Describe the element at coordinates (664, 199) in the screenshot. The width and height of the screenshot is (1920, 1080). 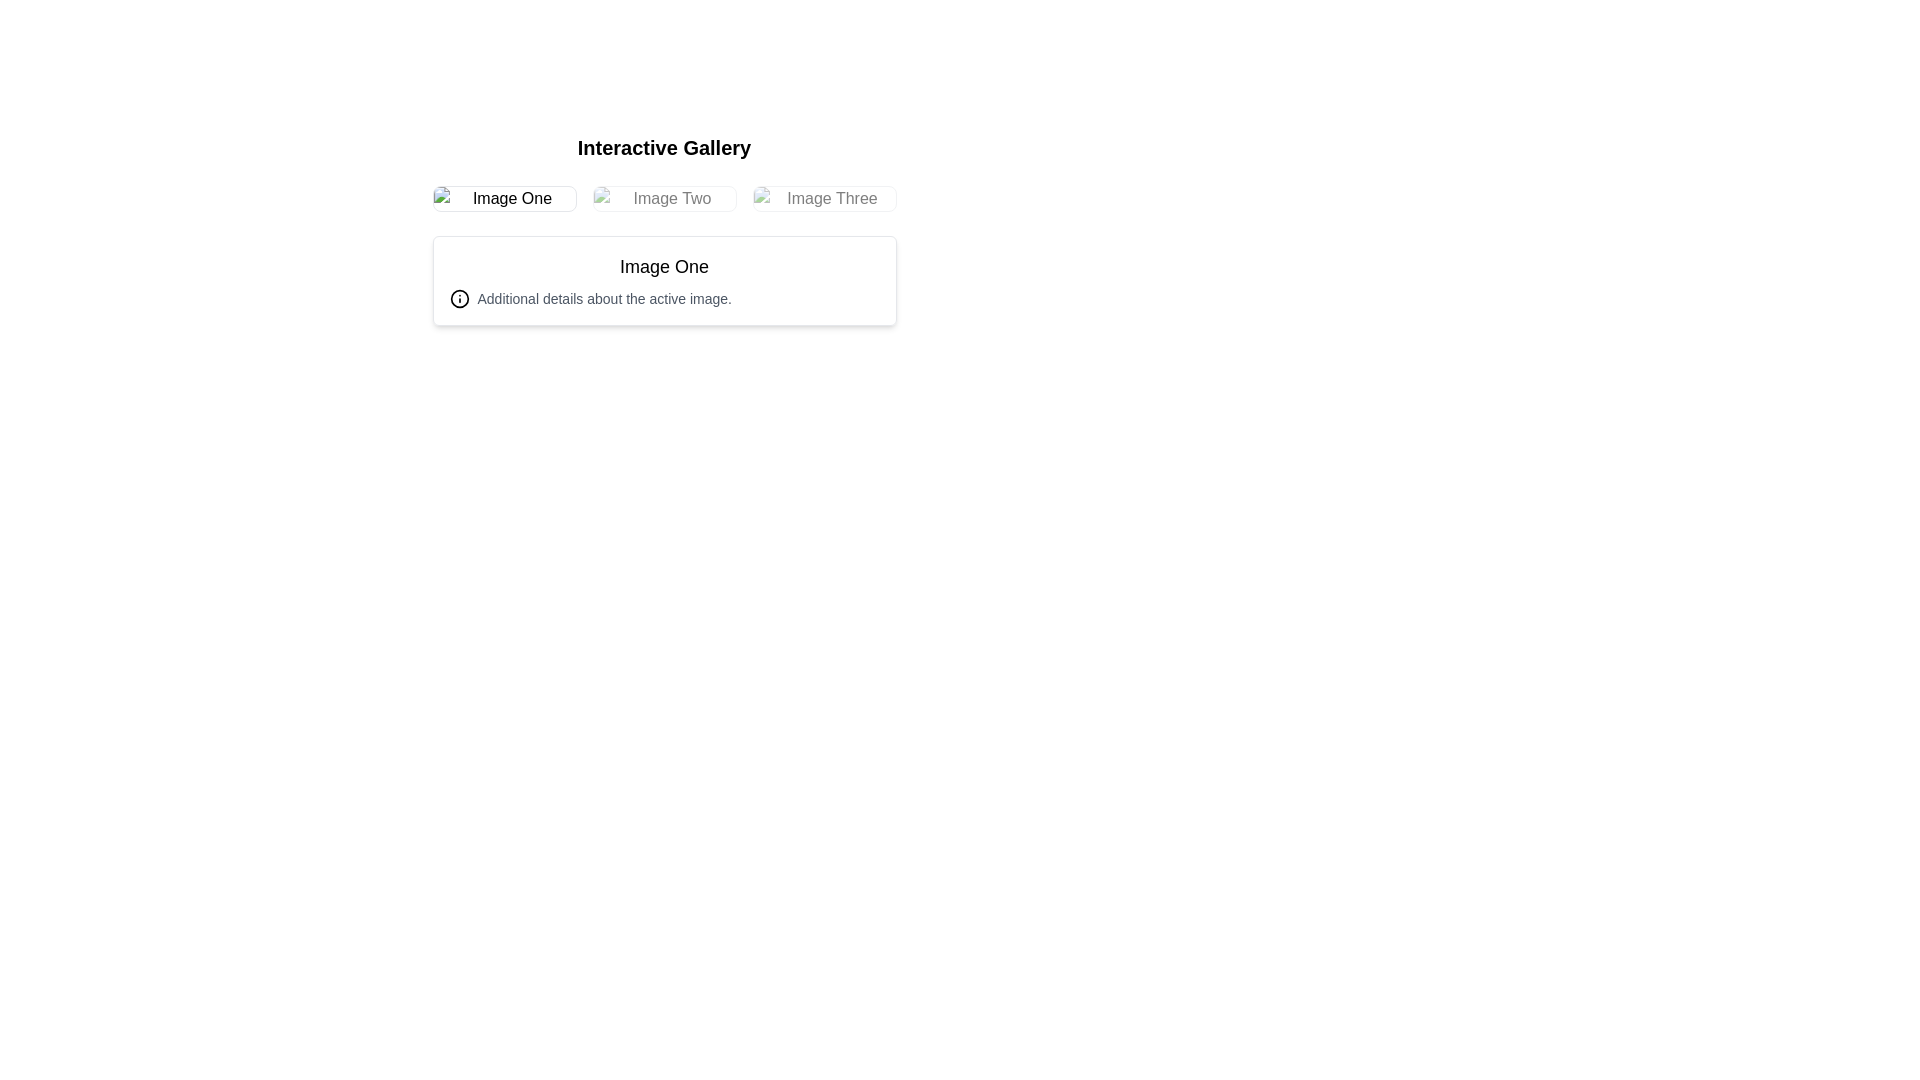
I see `the second clickable image element in the gallery interface, which is horizontally centered in its row` at that location.